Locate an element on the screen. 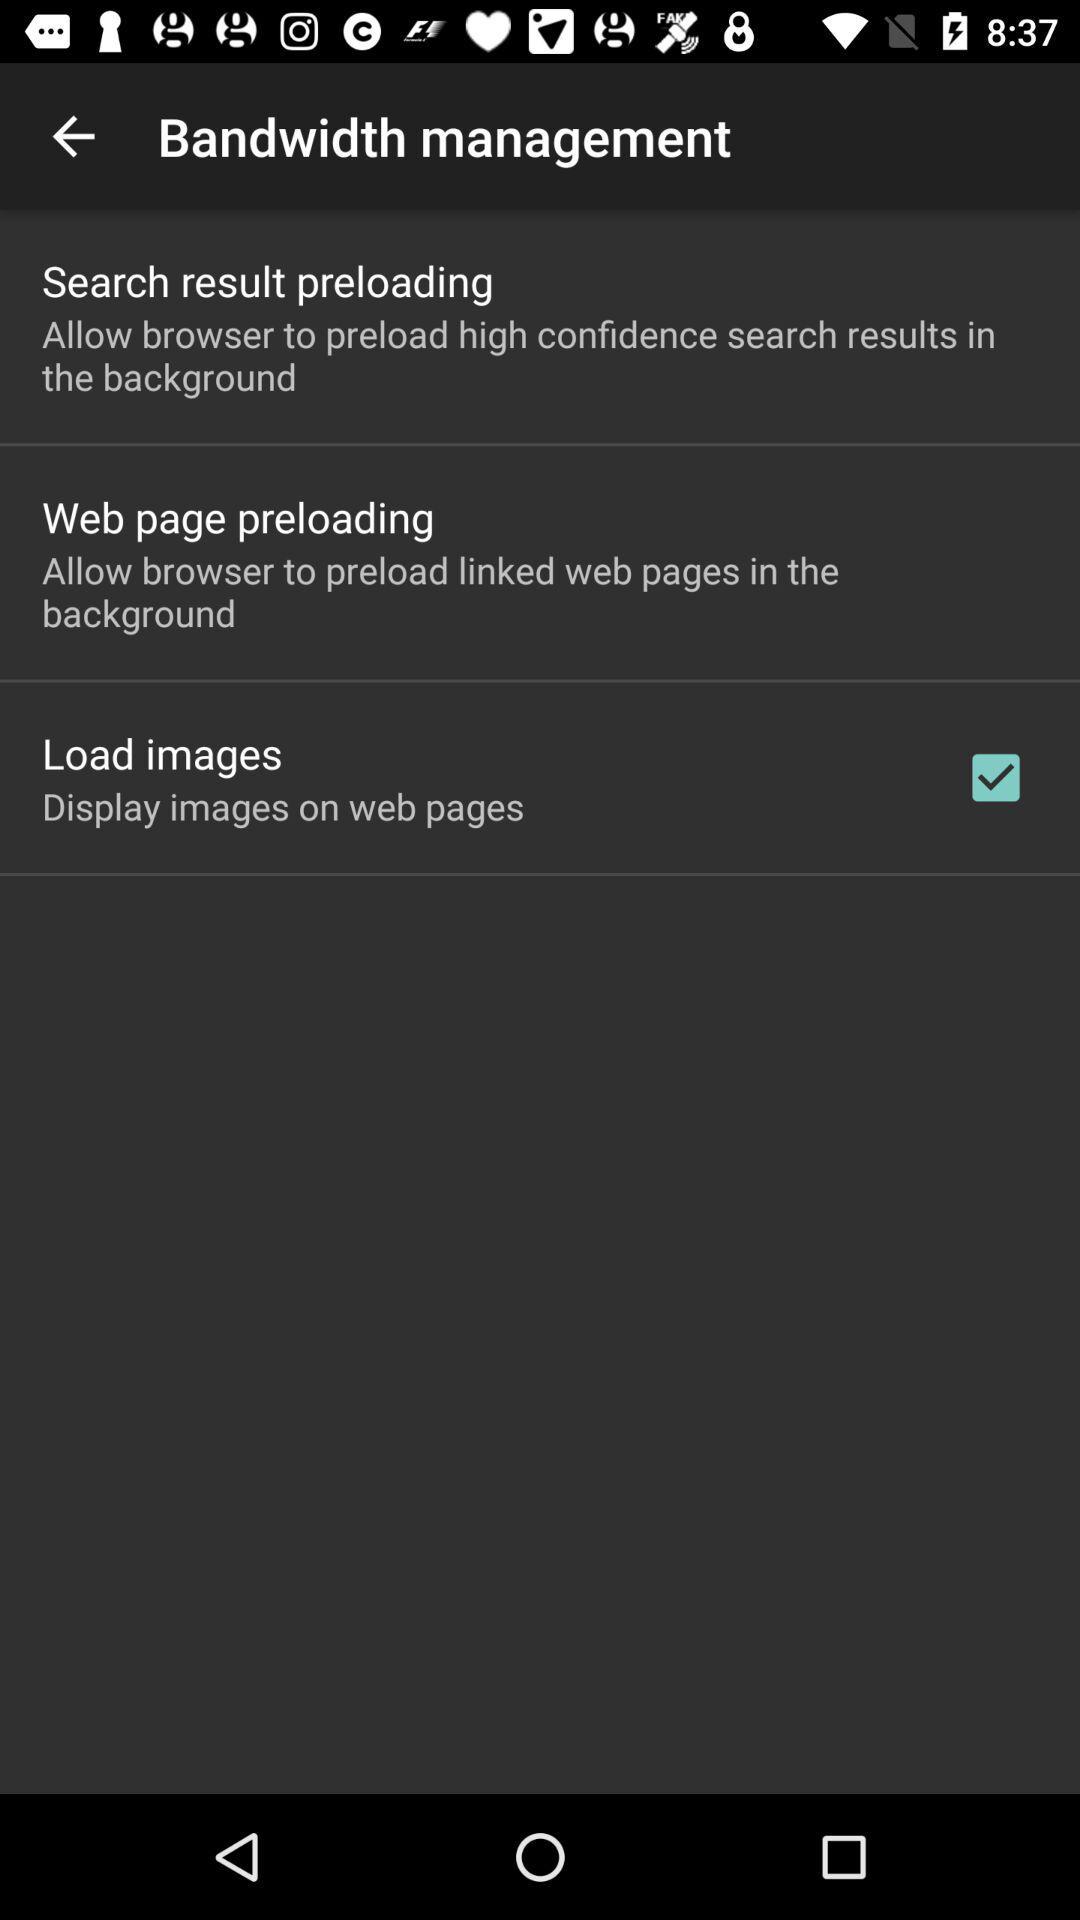  load images app is located at coordinates (161, 752).